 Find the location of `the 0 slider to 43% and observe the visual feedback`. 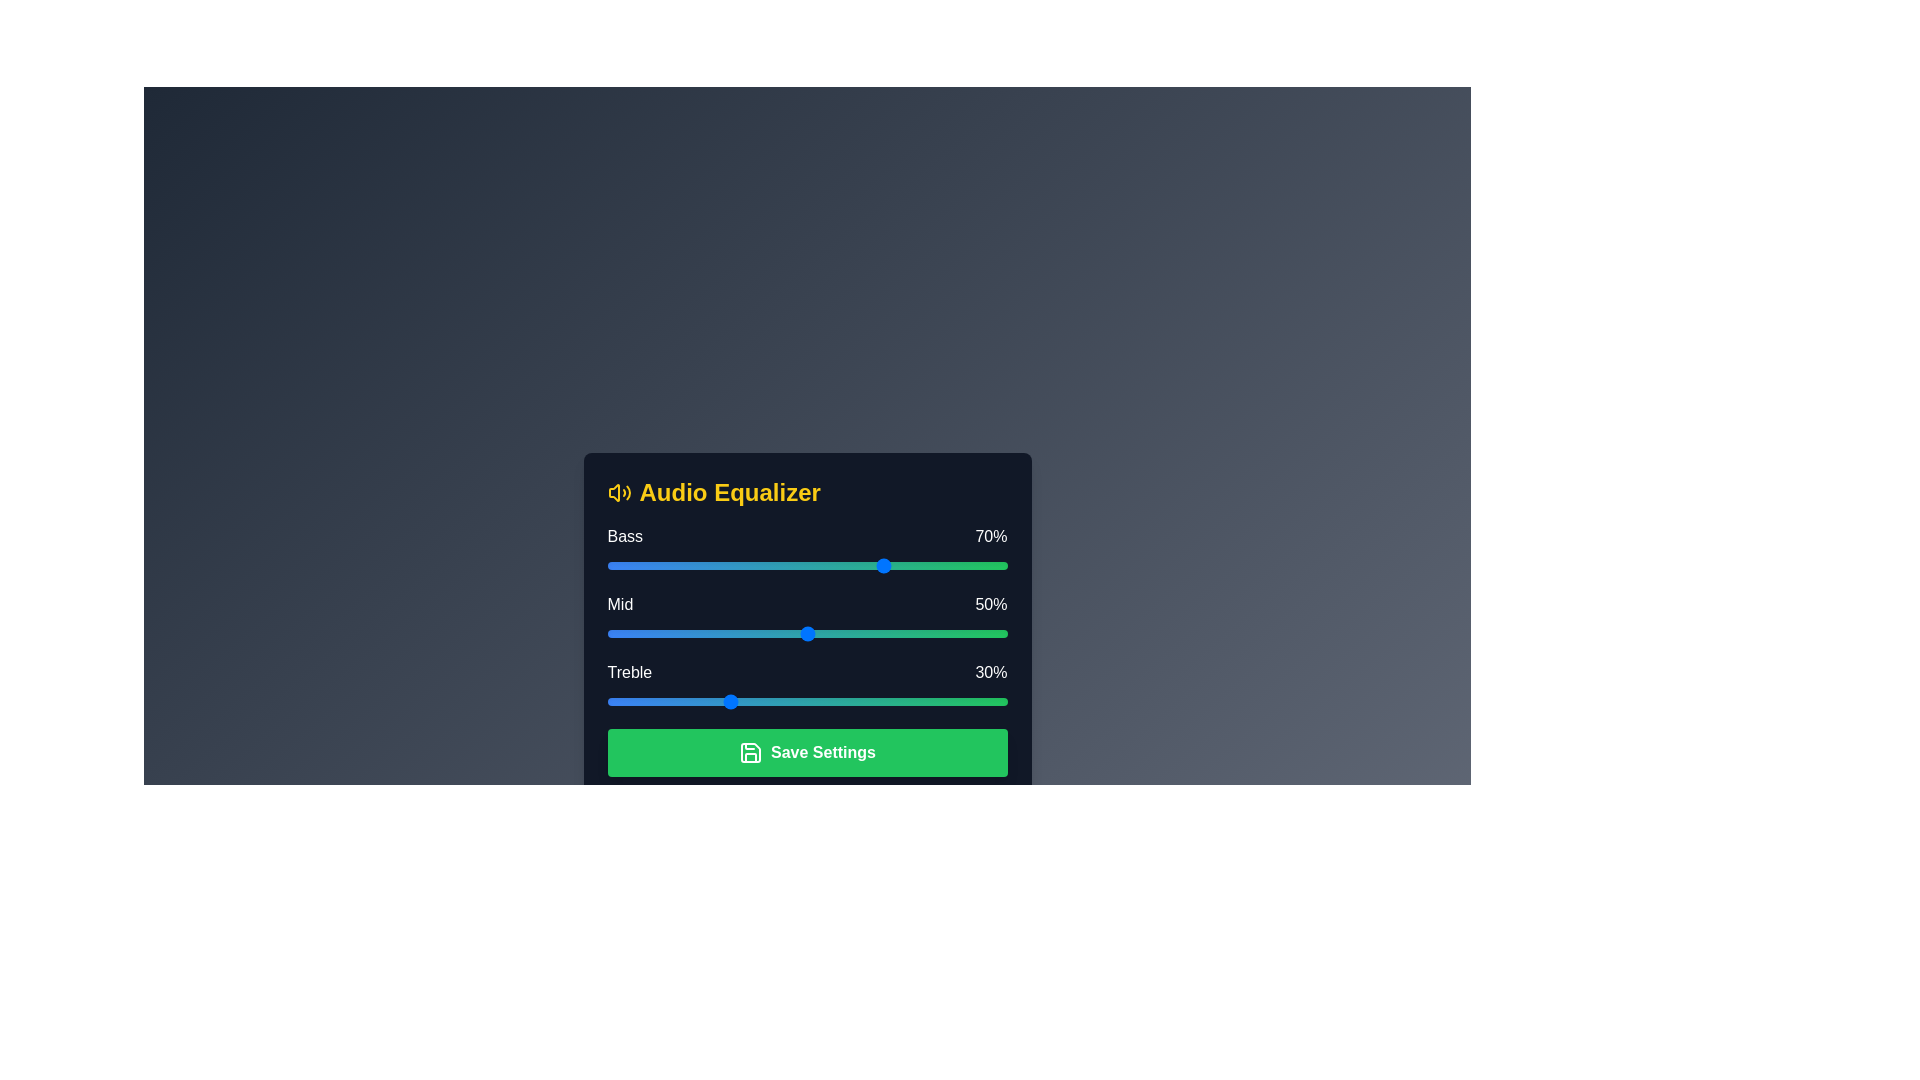

the 0 slider to 43% and observe the visual feedback is located at coordinates (778, 566).